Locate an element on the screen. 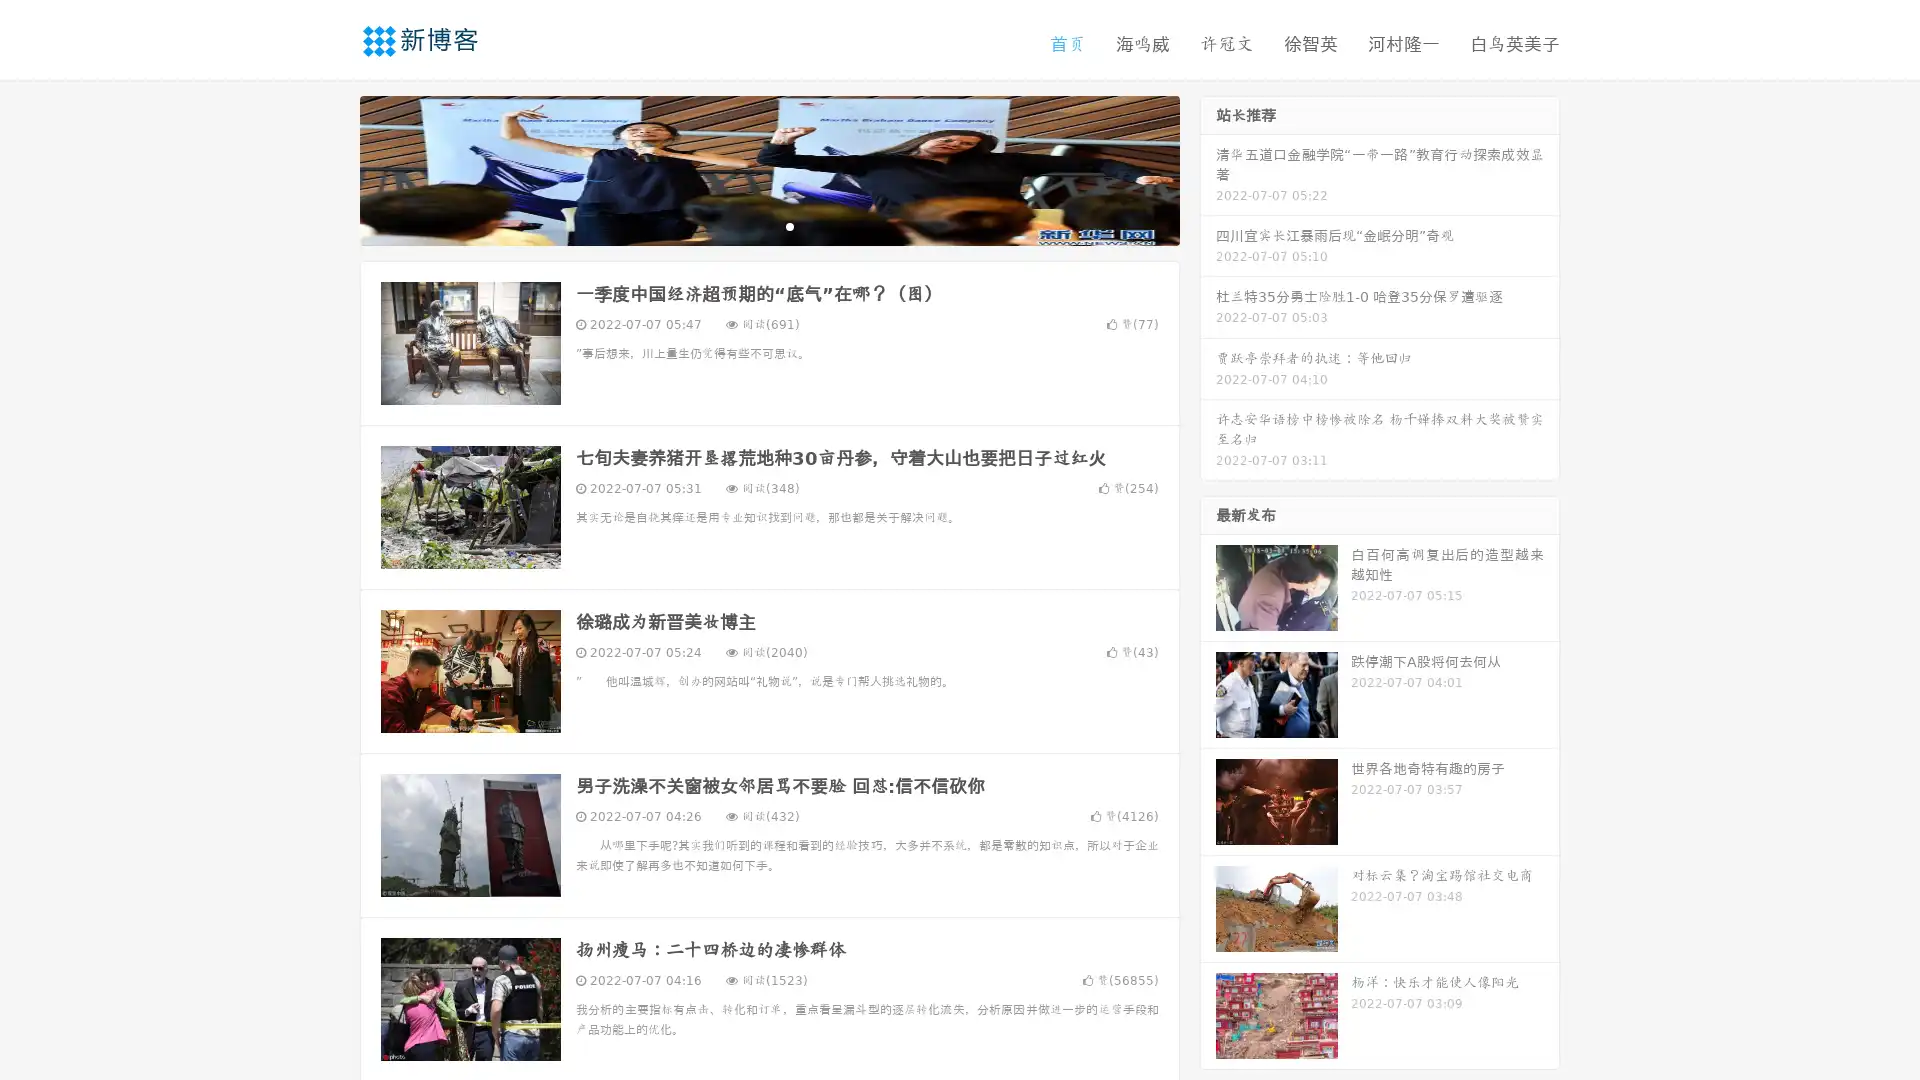 The width and height of the screenshot is (1920, 1080). Go to slide 2 is located at coordinates (768, 225).